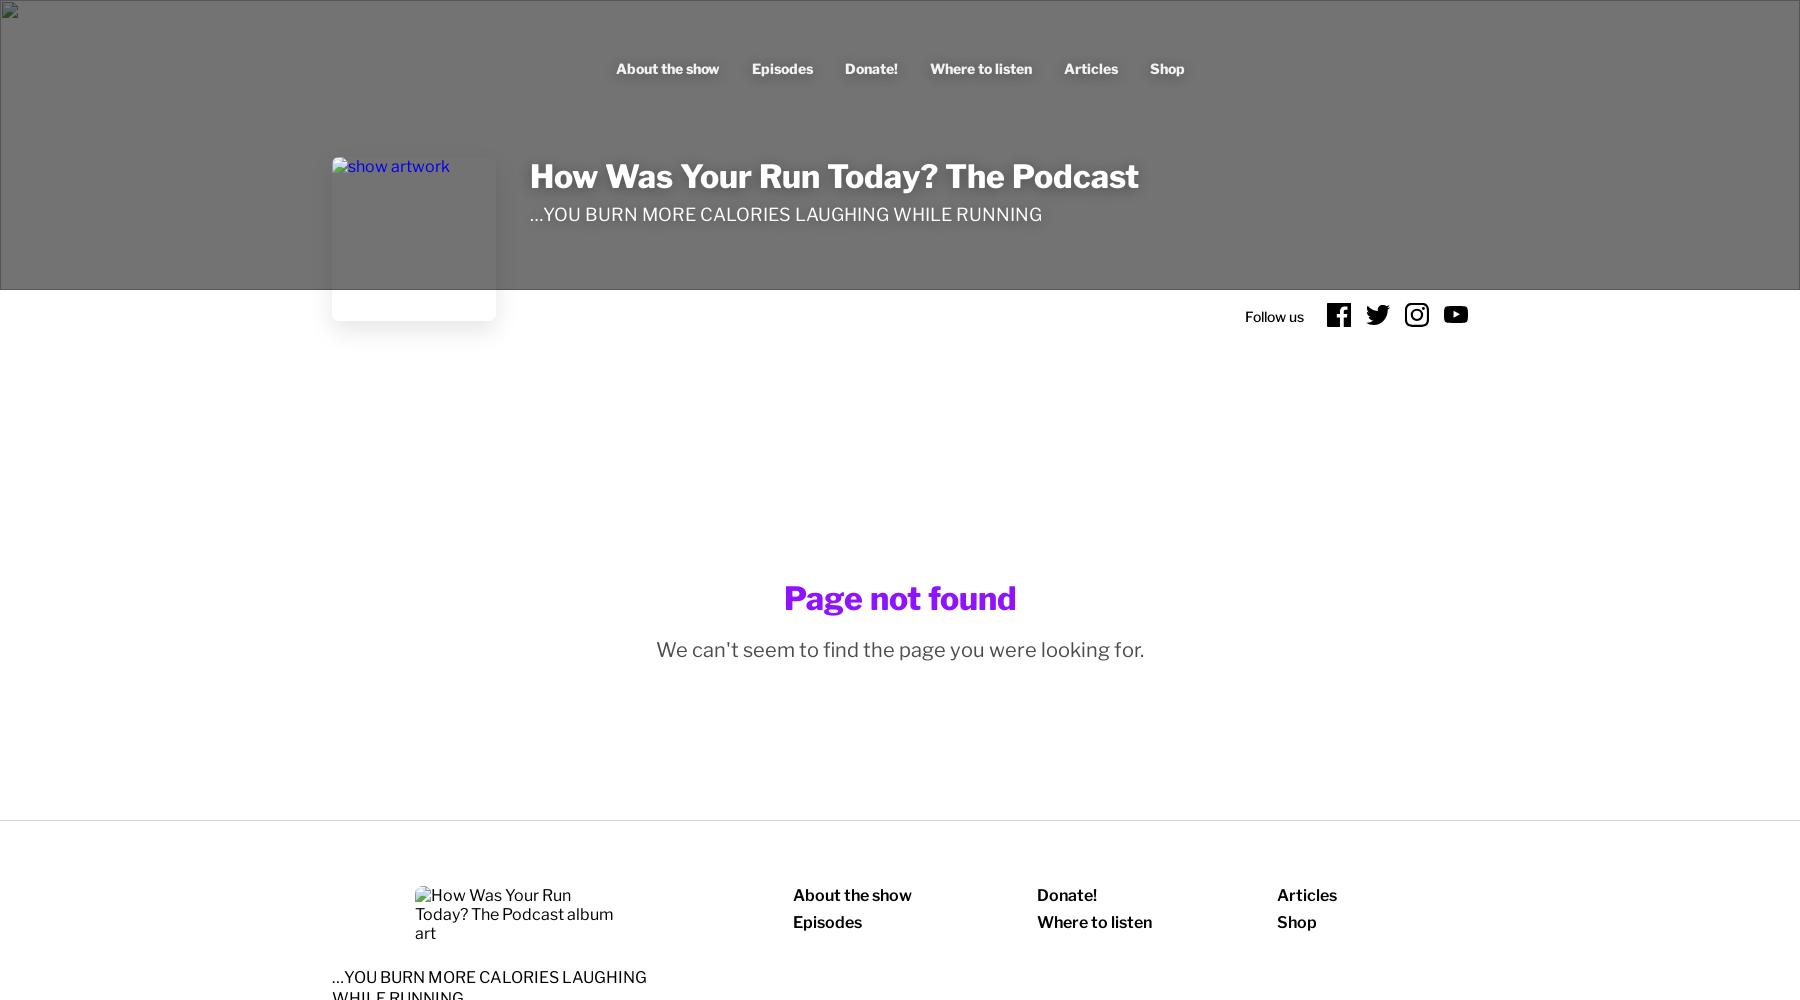  I want to click on 'We can't seem to find the page you were looking for.', so click(655, 649).